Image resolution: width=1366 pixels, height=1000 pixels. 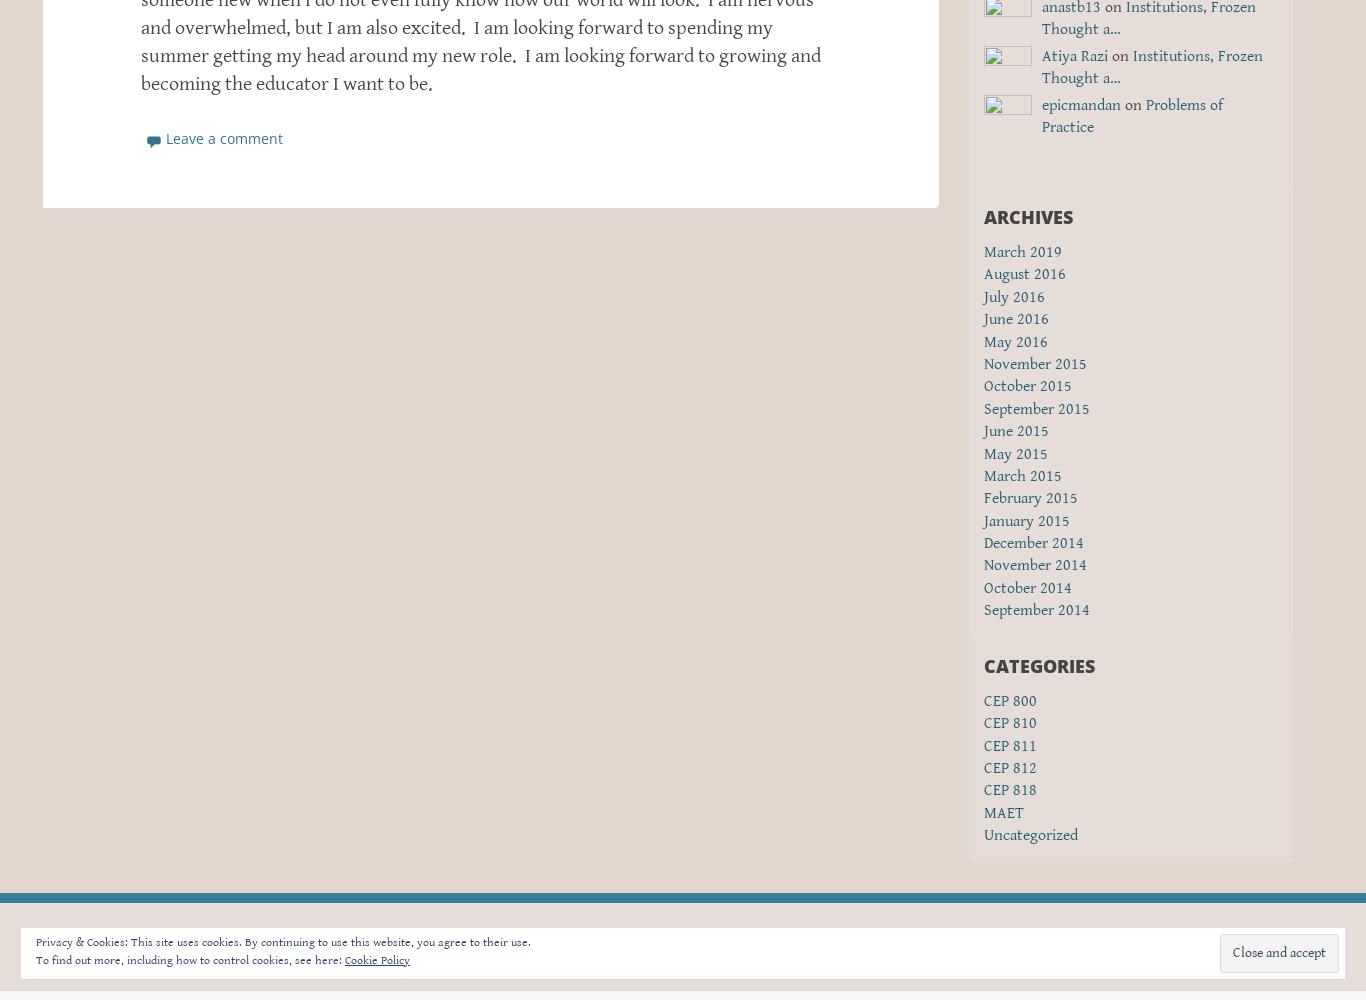 I want to click on 'CEP 811', so click(x=1010, y=744).